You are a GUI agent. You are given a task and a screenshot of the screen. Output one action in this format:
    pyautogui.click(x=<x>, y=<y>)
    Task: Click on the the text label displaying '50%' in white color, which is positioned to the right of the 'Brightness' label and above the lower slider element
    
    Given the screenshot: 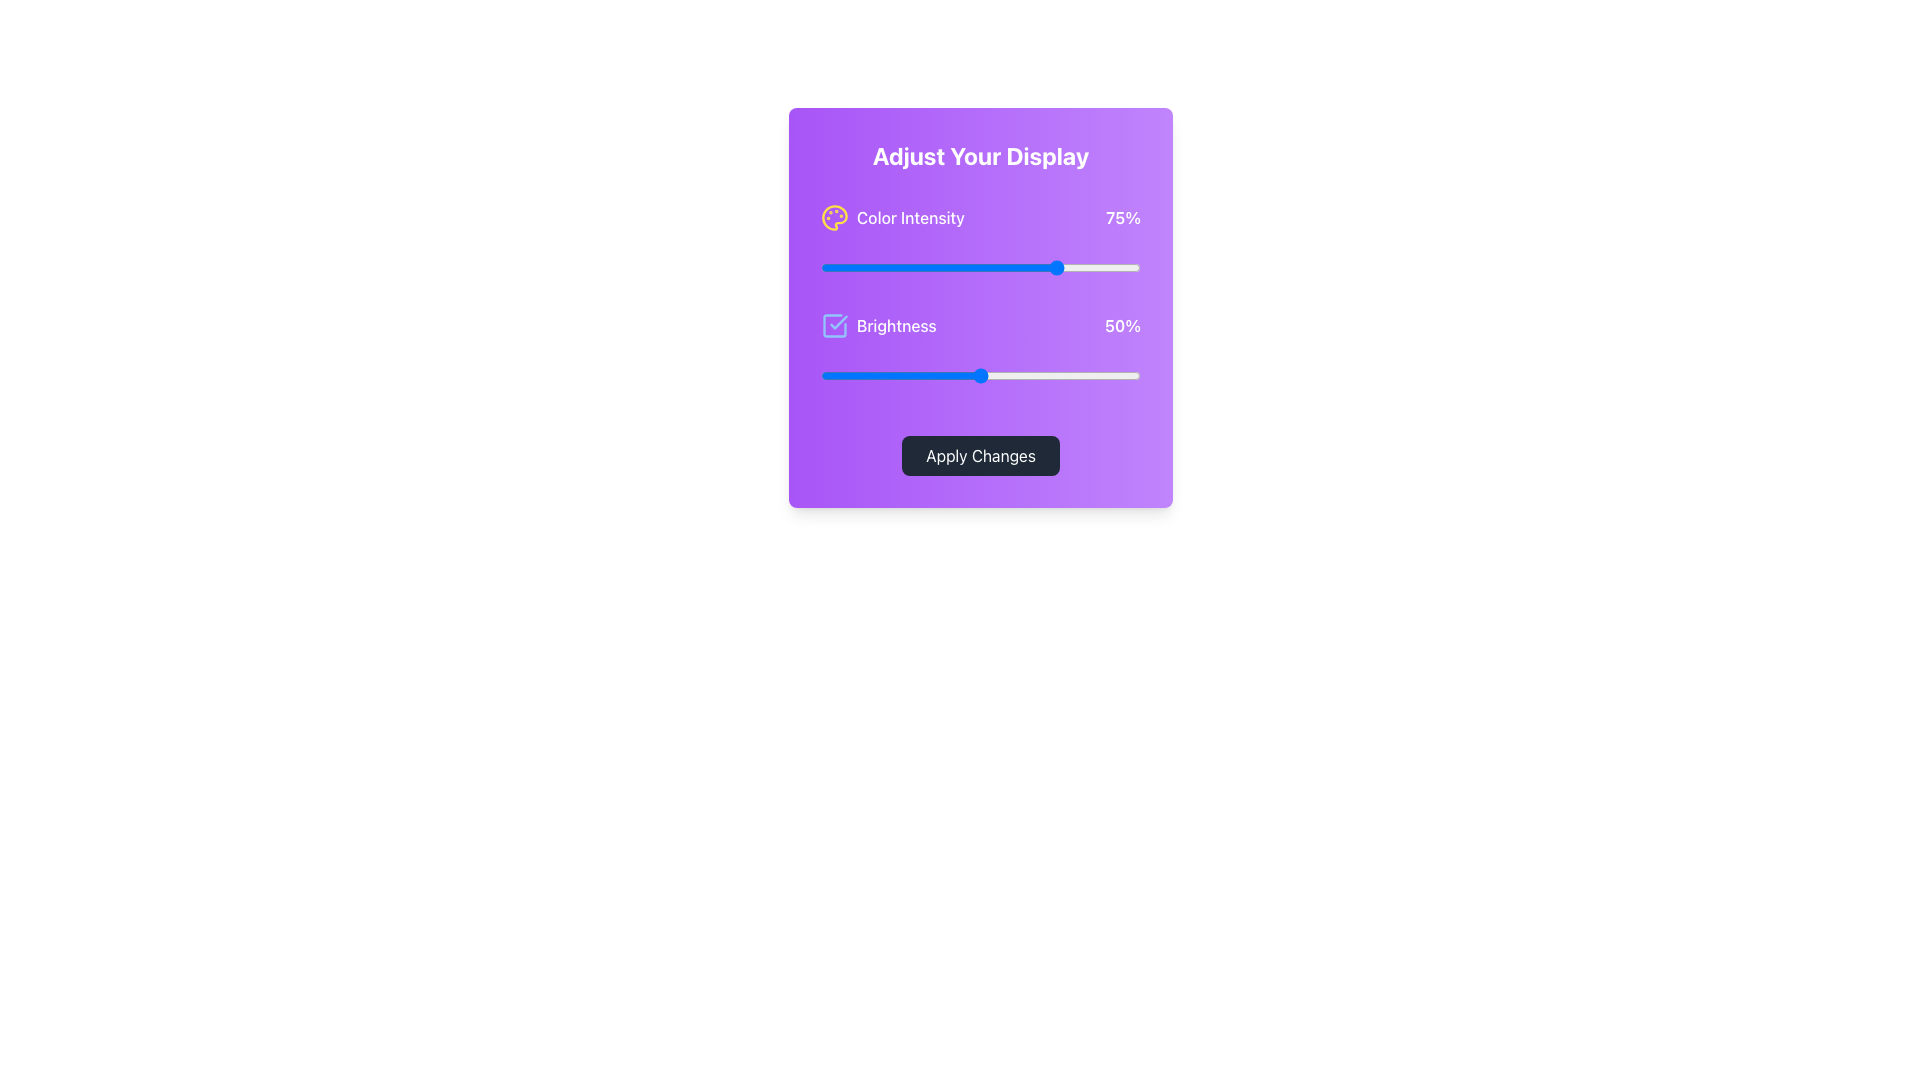 What is the action you would take?
    pyautogui.click(x=1123, y=325)
    